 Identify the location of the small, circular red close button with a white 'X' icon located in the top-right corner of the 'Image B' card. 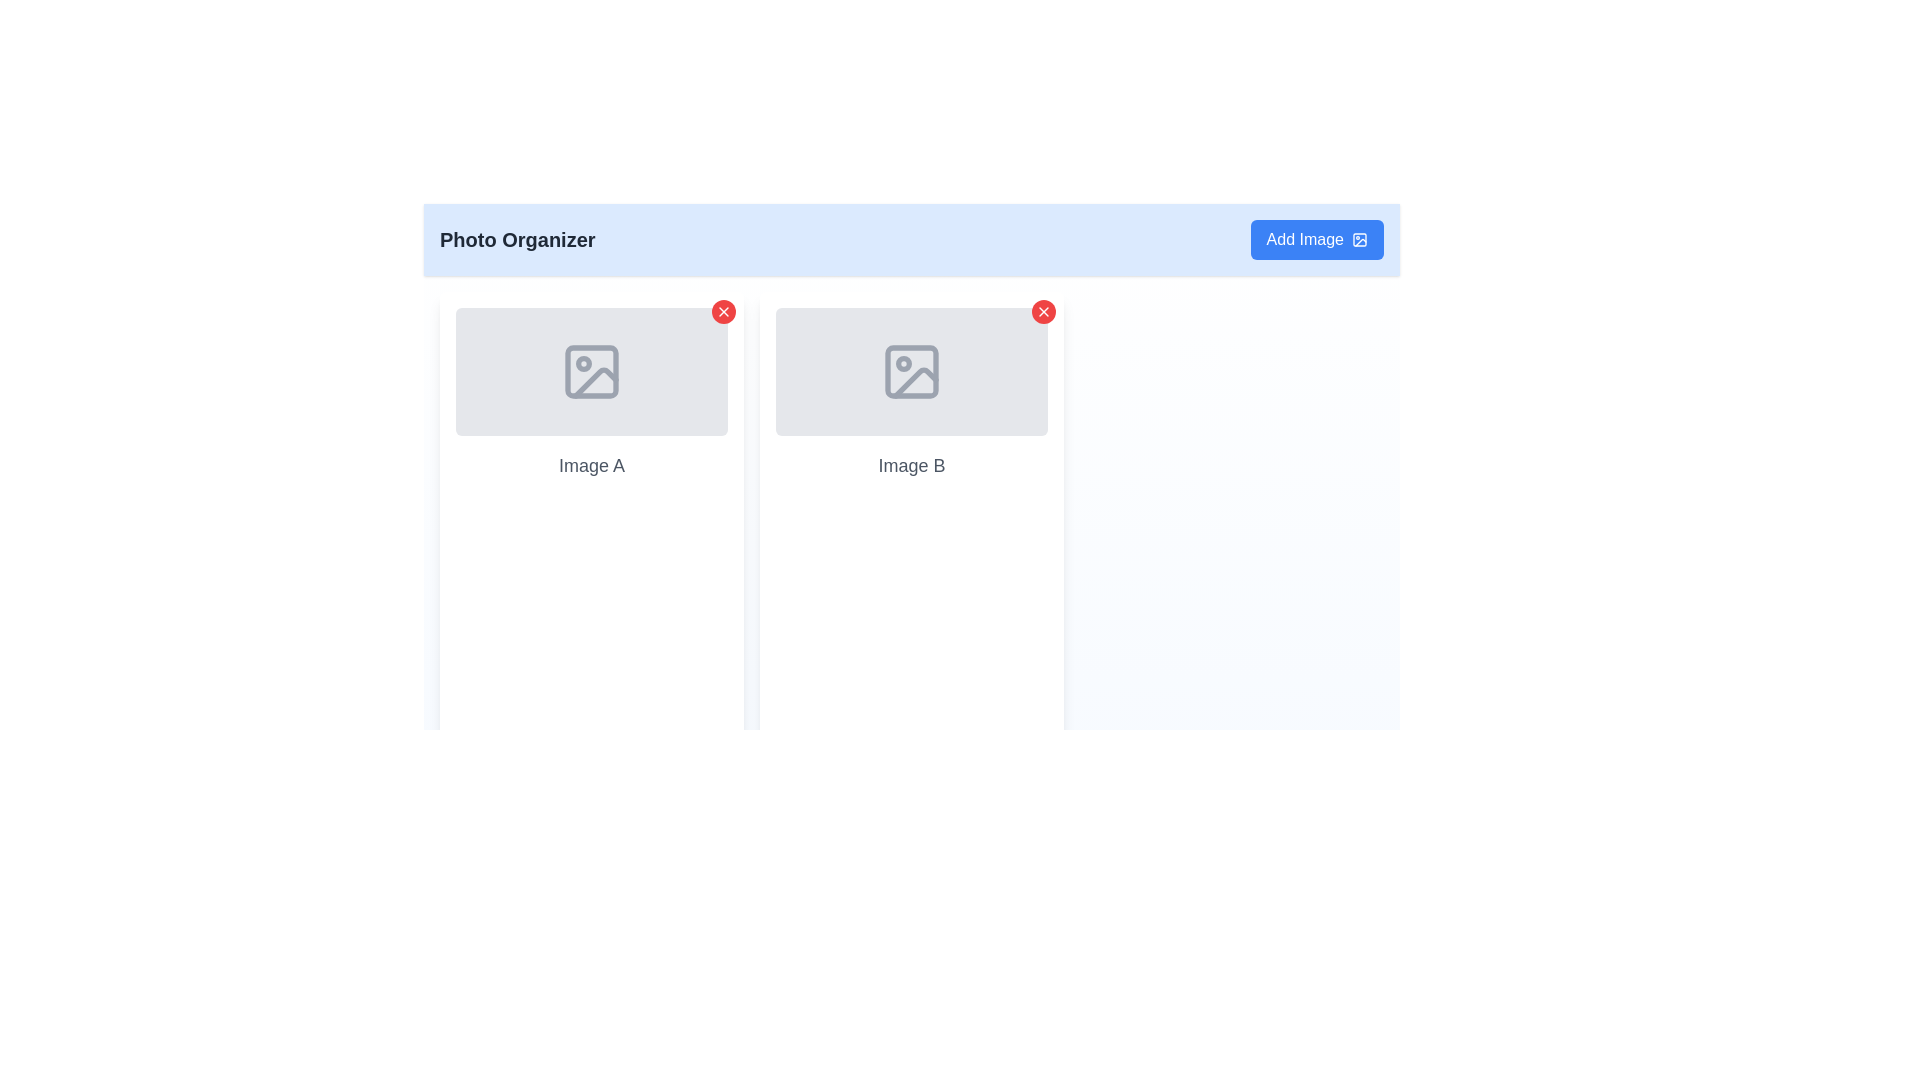
(1042, 312).